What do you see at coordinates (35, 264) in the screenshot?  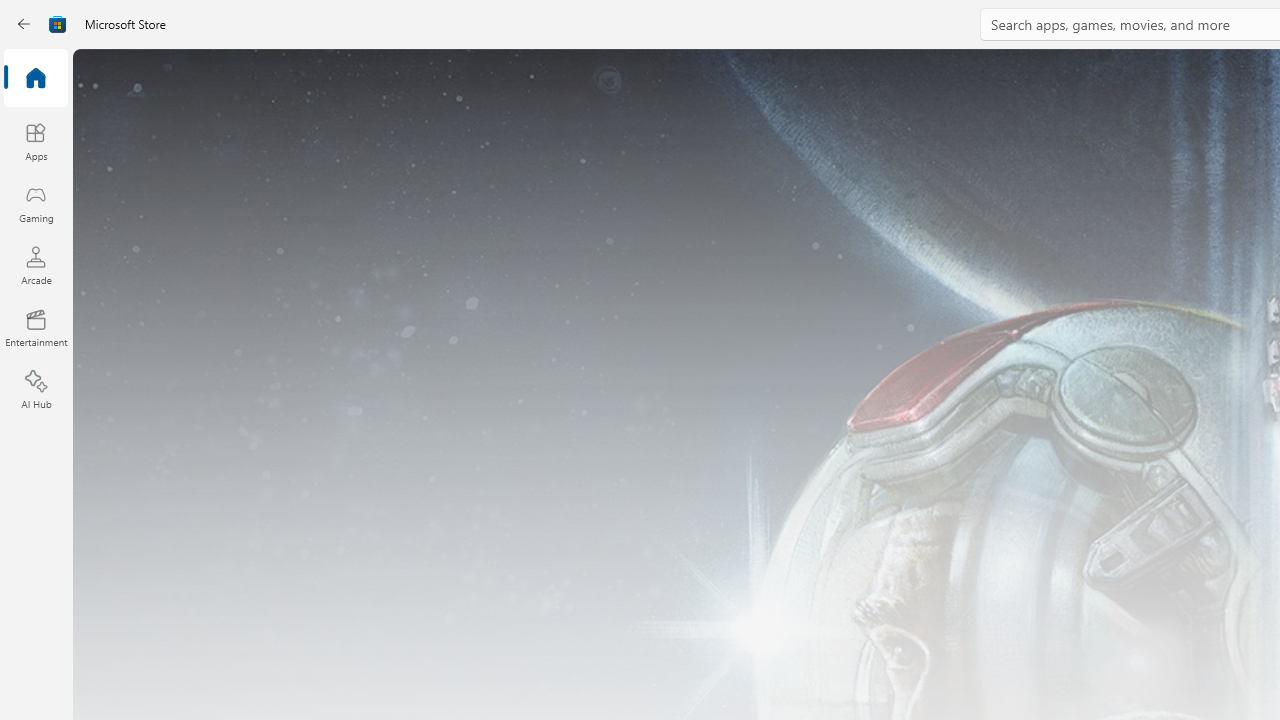 I see `'Arcade'` at bounding box center [35, 264].